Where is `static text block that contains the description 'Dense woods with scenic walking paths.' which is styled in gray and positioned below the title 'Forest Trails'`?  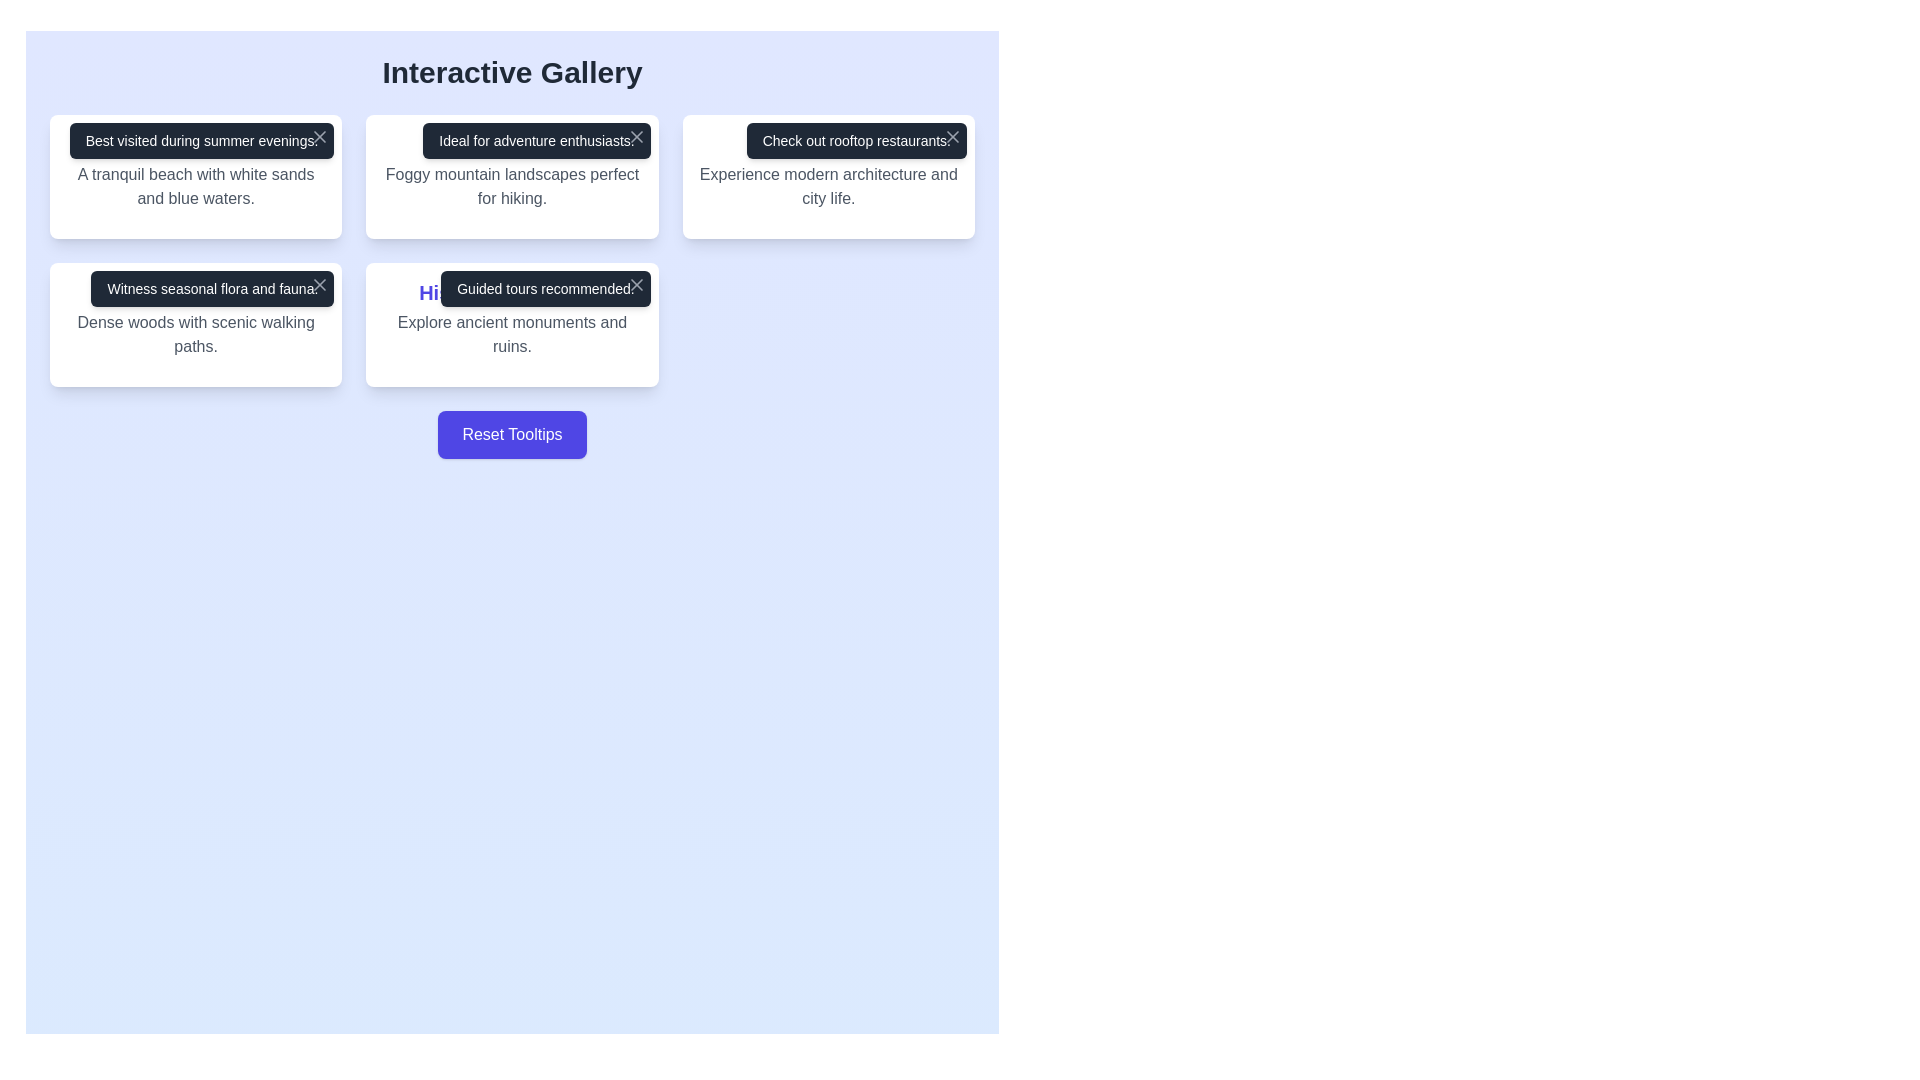 static text block that contains the description 'Dense woods with scenic walking paths.' which is styled in gray and positioned below the title 'Forest Trails' is located at coordinates (196, 334).